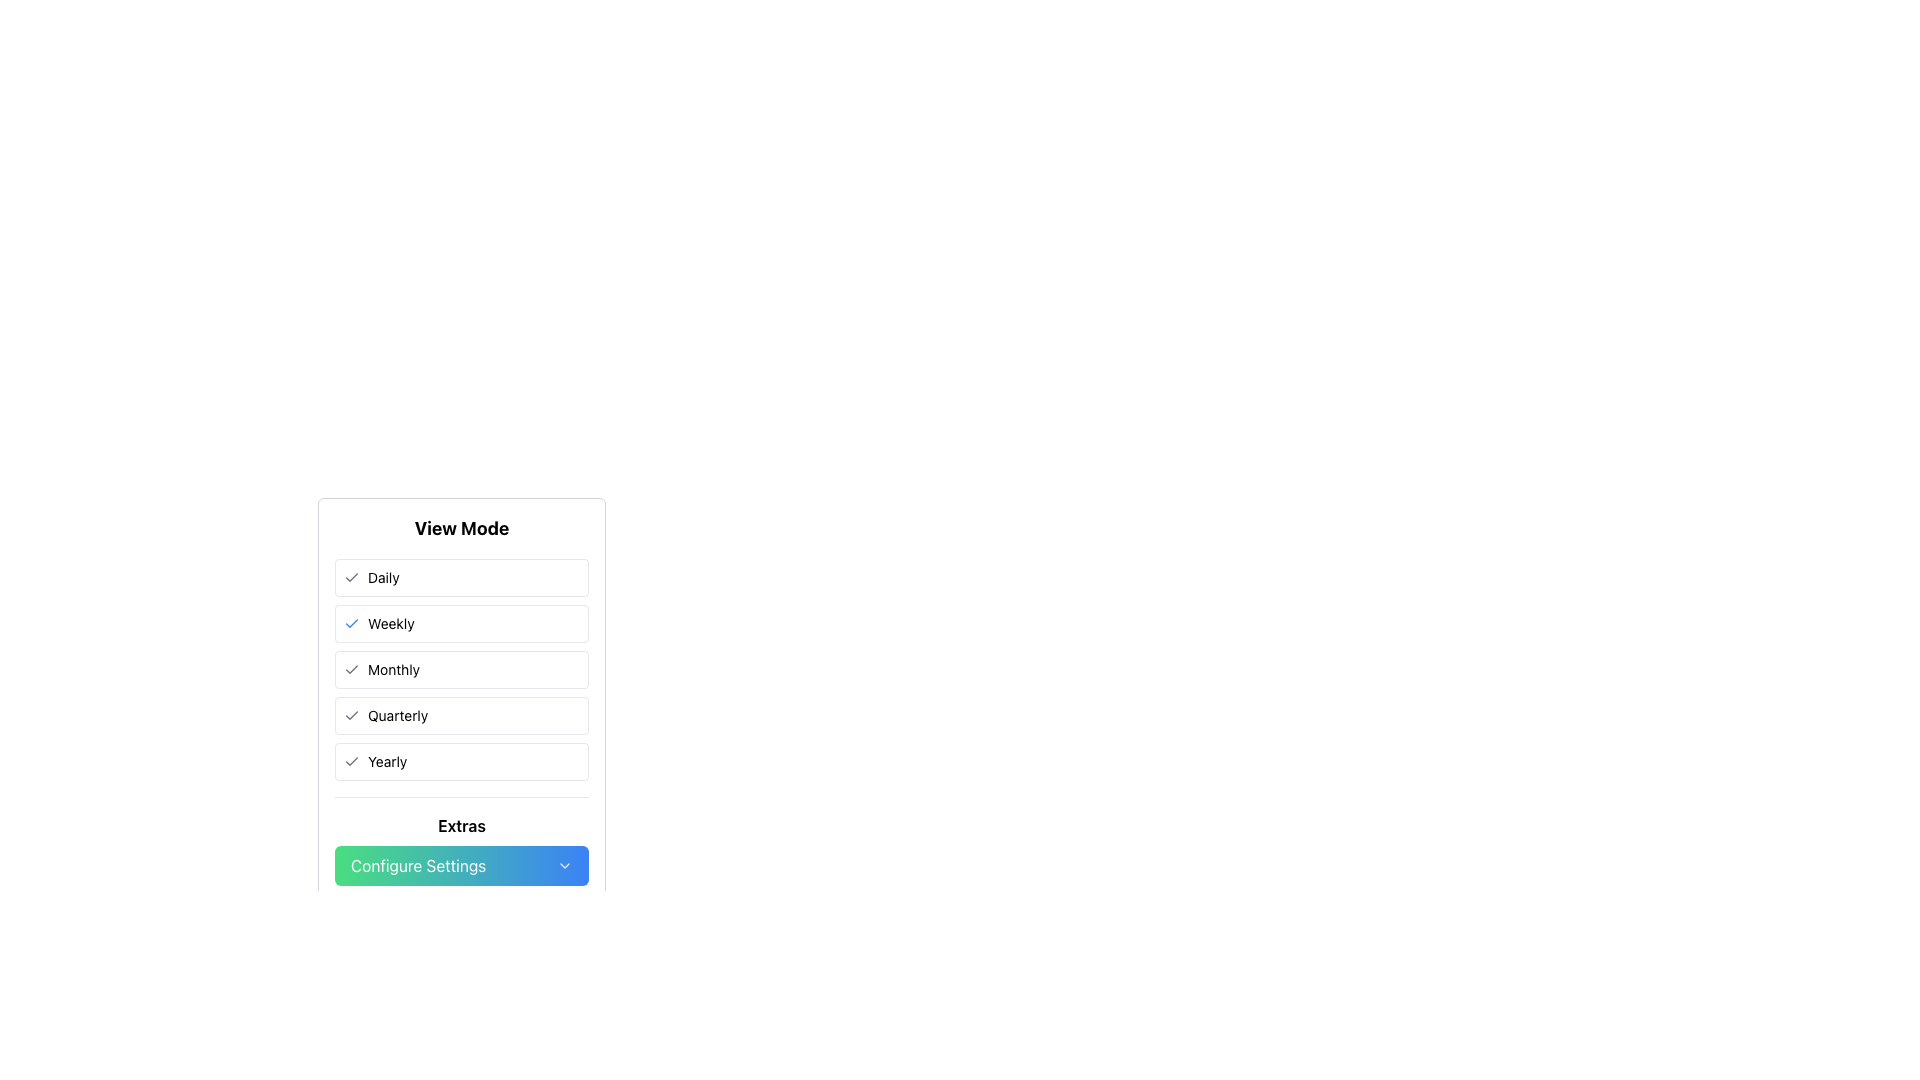 Image resolution: width=1920 pixels, height=1080 pixels. Describe the element at coordinates (351, 715) in the screenshot. I see `the Checkbox Icon (SVG Checkmark) that indicates the 'Quarterly' option is selected in the 'View Mode' section` at that location.